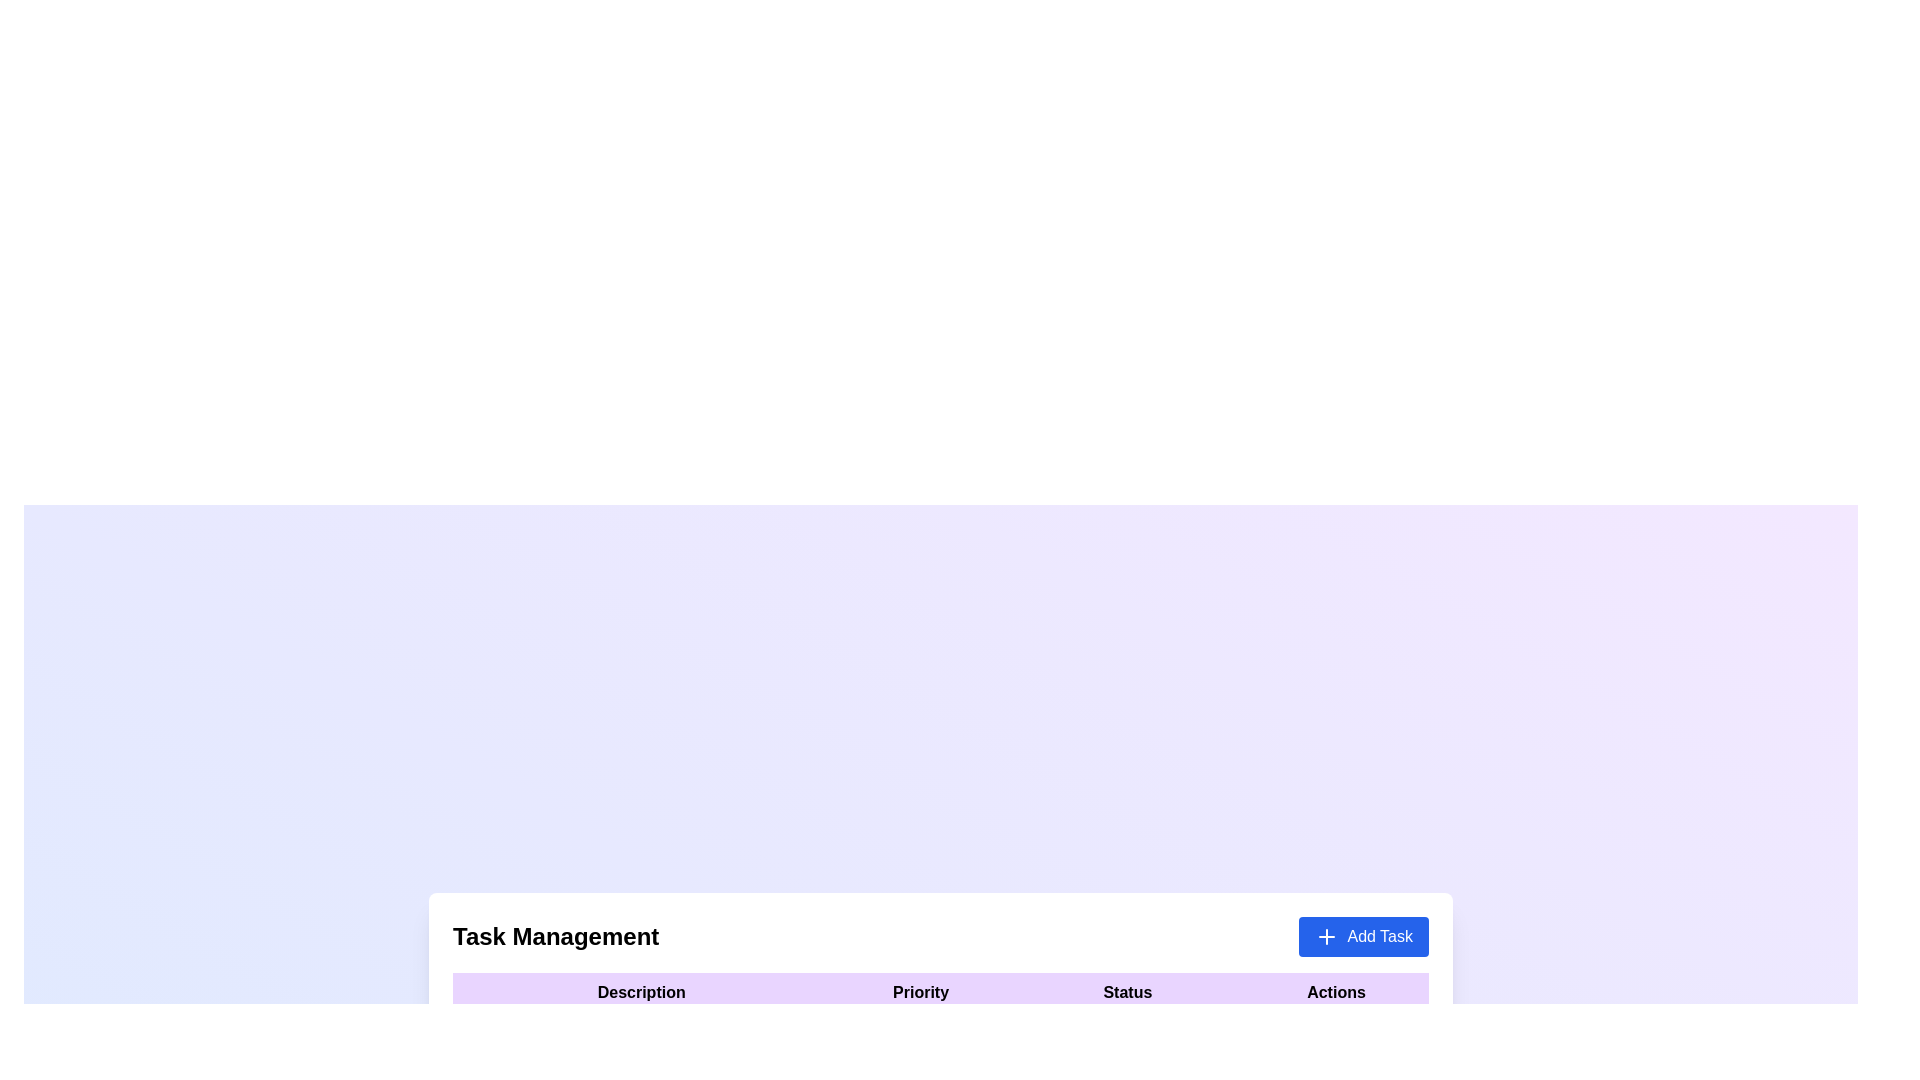 This screenshot has width=1920, height=1080. What do you see at coordinates (939, 992) in the screenshot?
I see `header labels from the Table Header Row located at the top center of the table, which labels and distinguishes the content of the columns below it` at bounding box center [939, 992].